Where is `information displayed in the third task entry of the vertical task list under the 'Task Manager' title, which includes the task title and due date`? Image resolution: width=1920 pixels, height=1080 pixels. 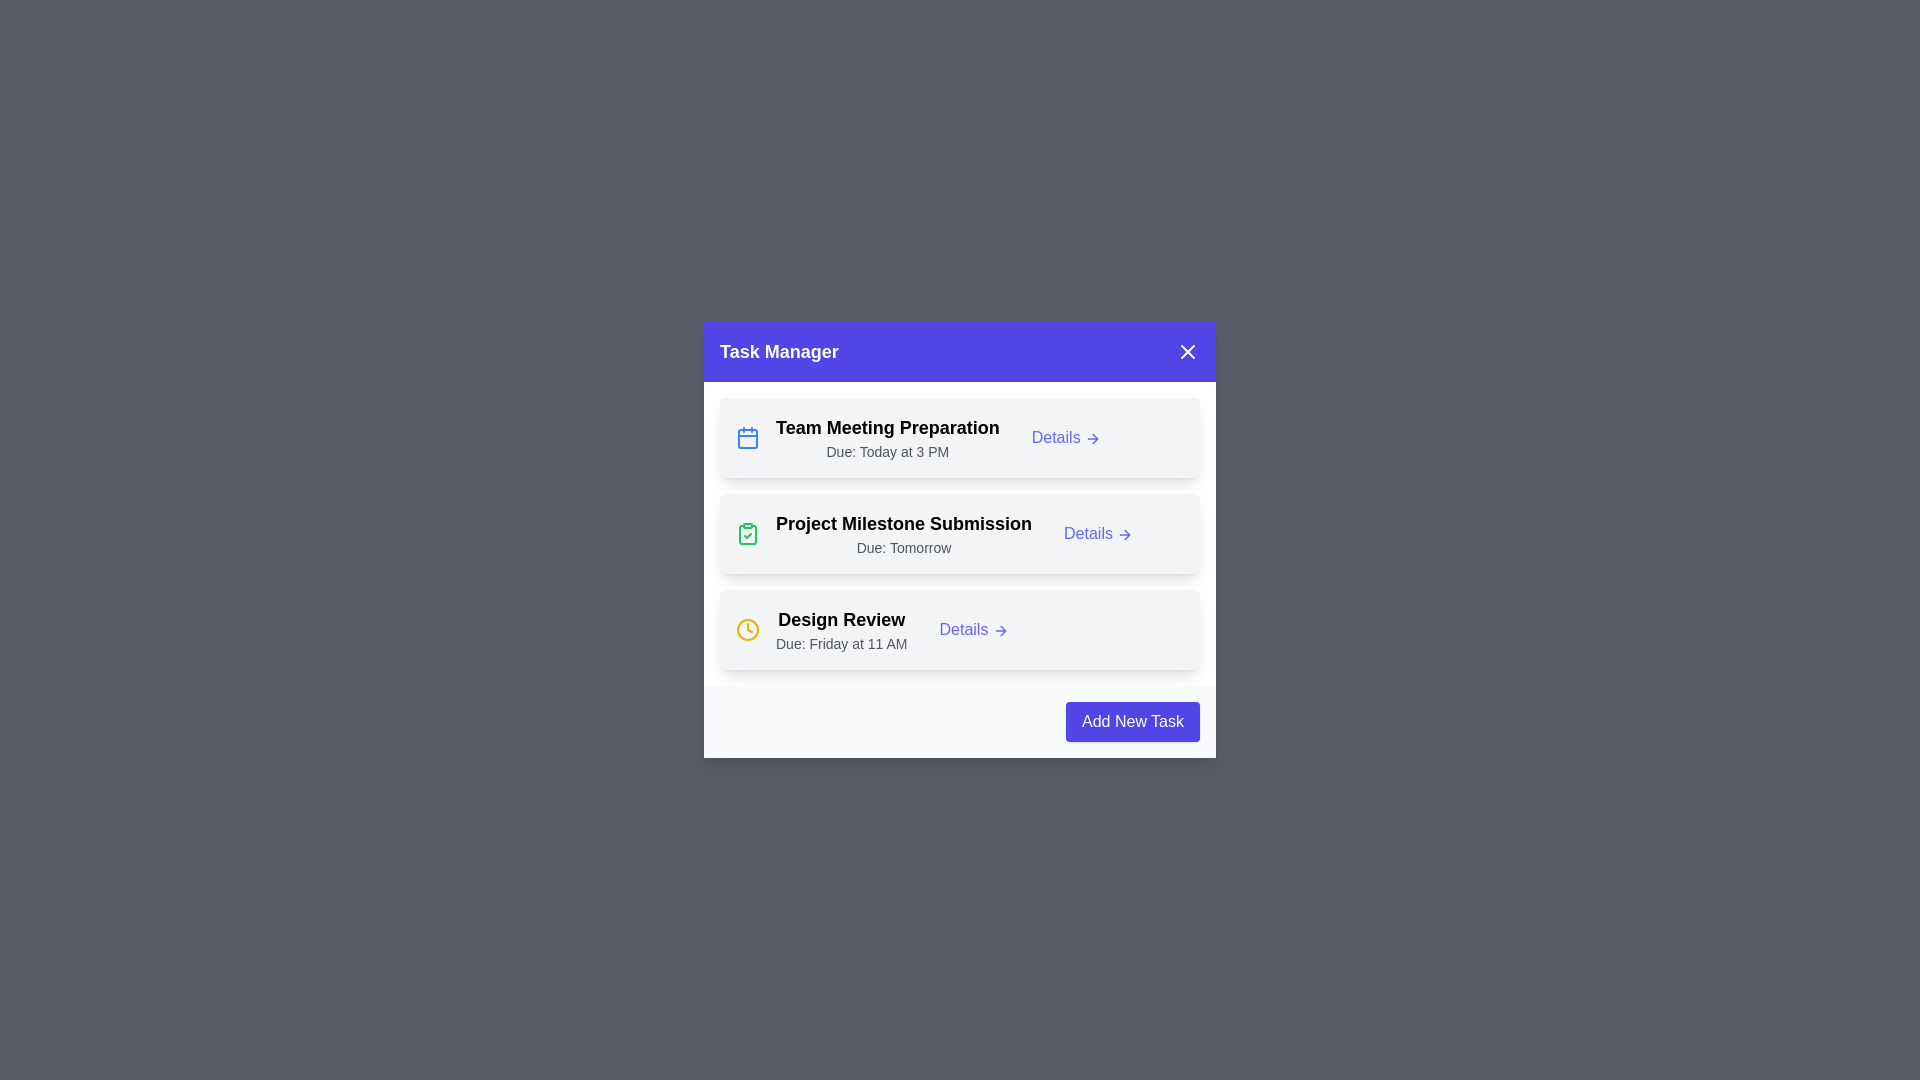 information displayed in the third task entry of the vertical task list under the 'Task Manager' title, which includes the task title and due date is located at coordinates (841, 628).